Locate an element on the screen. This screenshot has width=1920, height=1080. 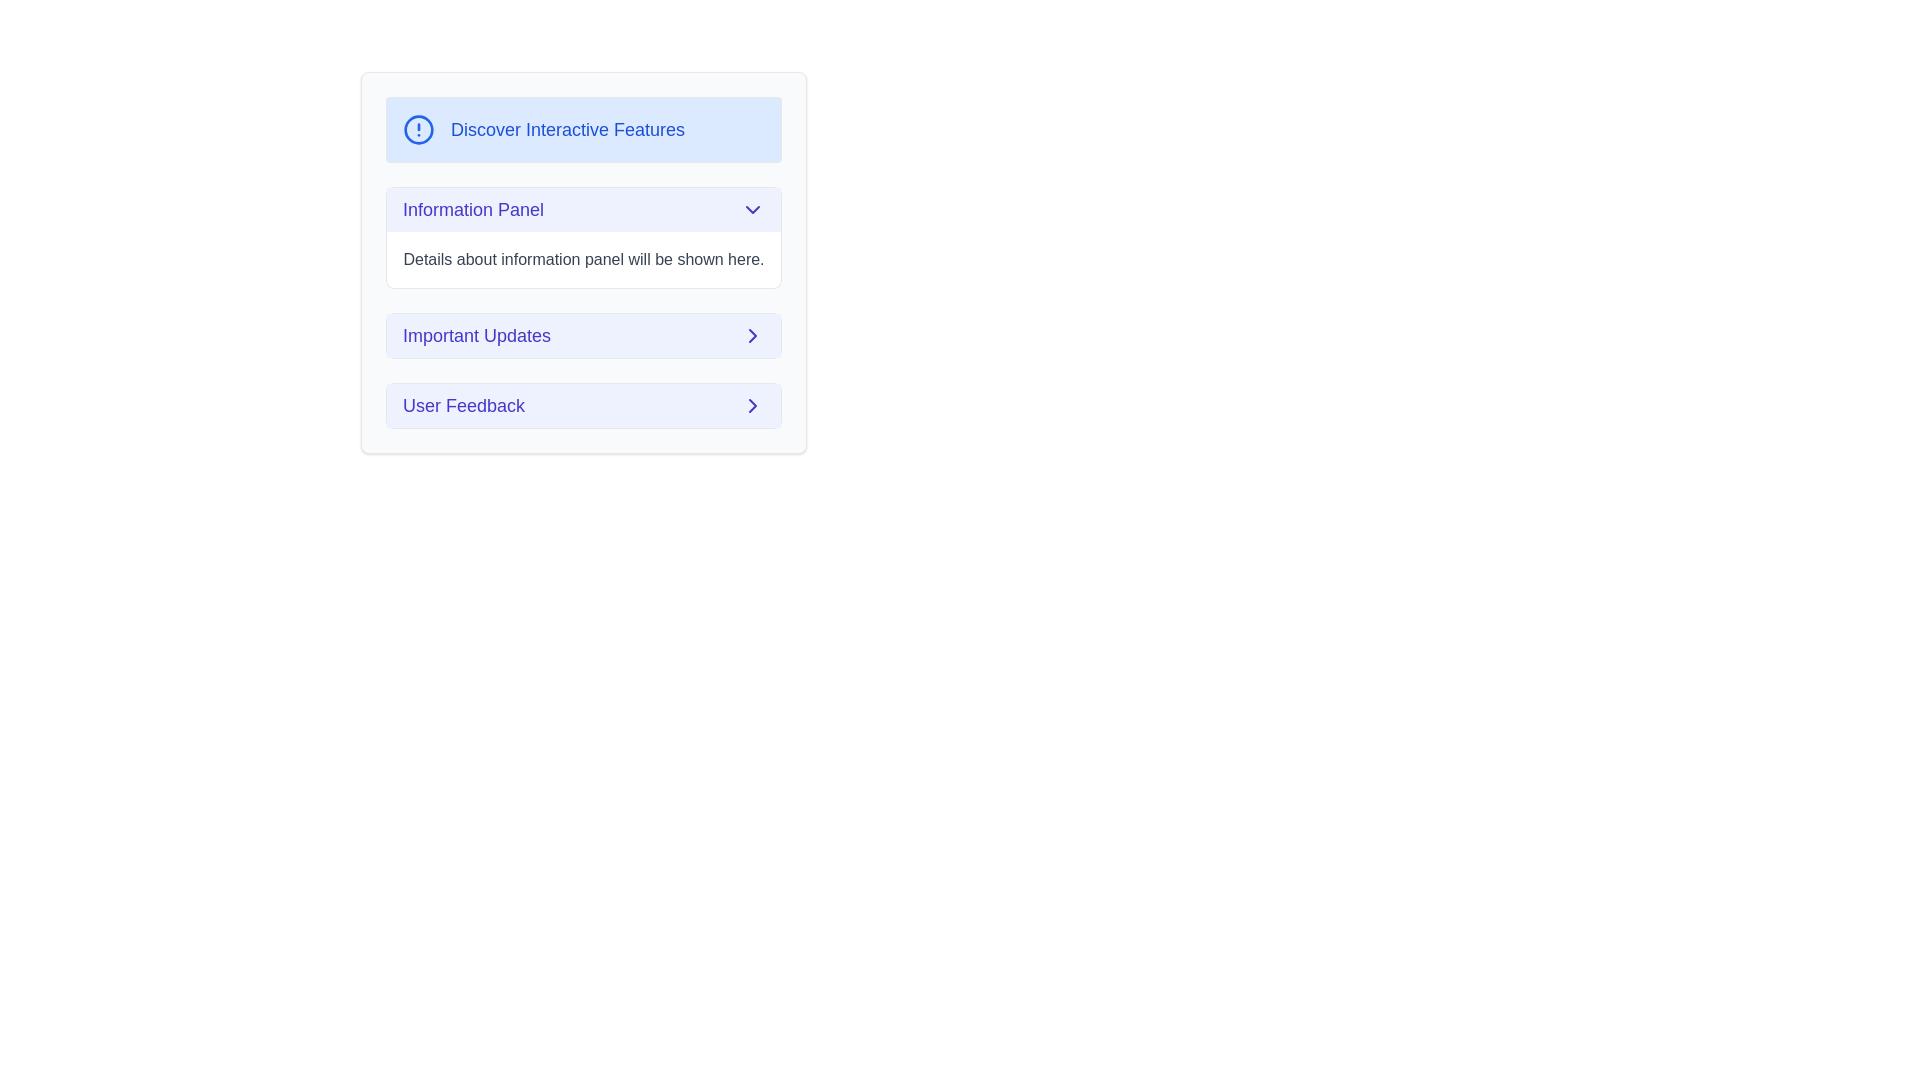
the alert icon located in the top left corner of the 'Discover Interactive Features' panel header is located at coordinates (417, 130).